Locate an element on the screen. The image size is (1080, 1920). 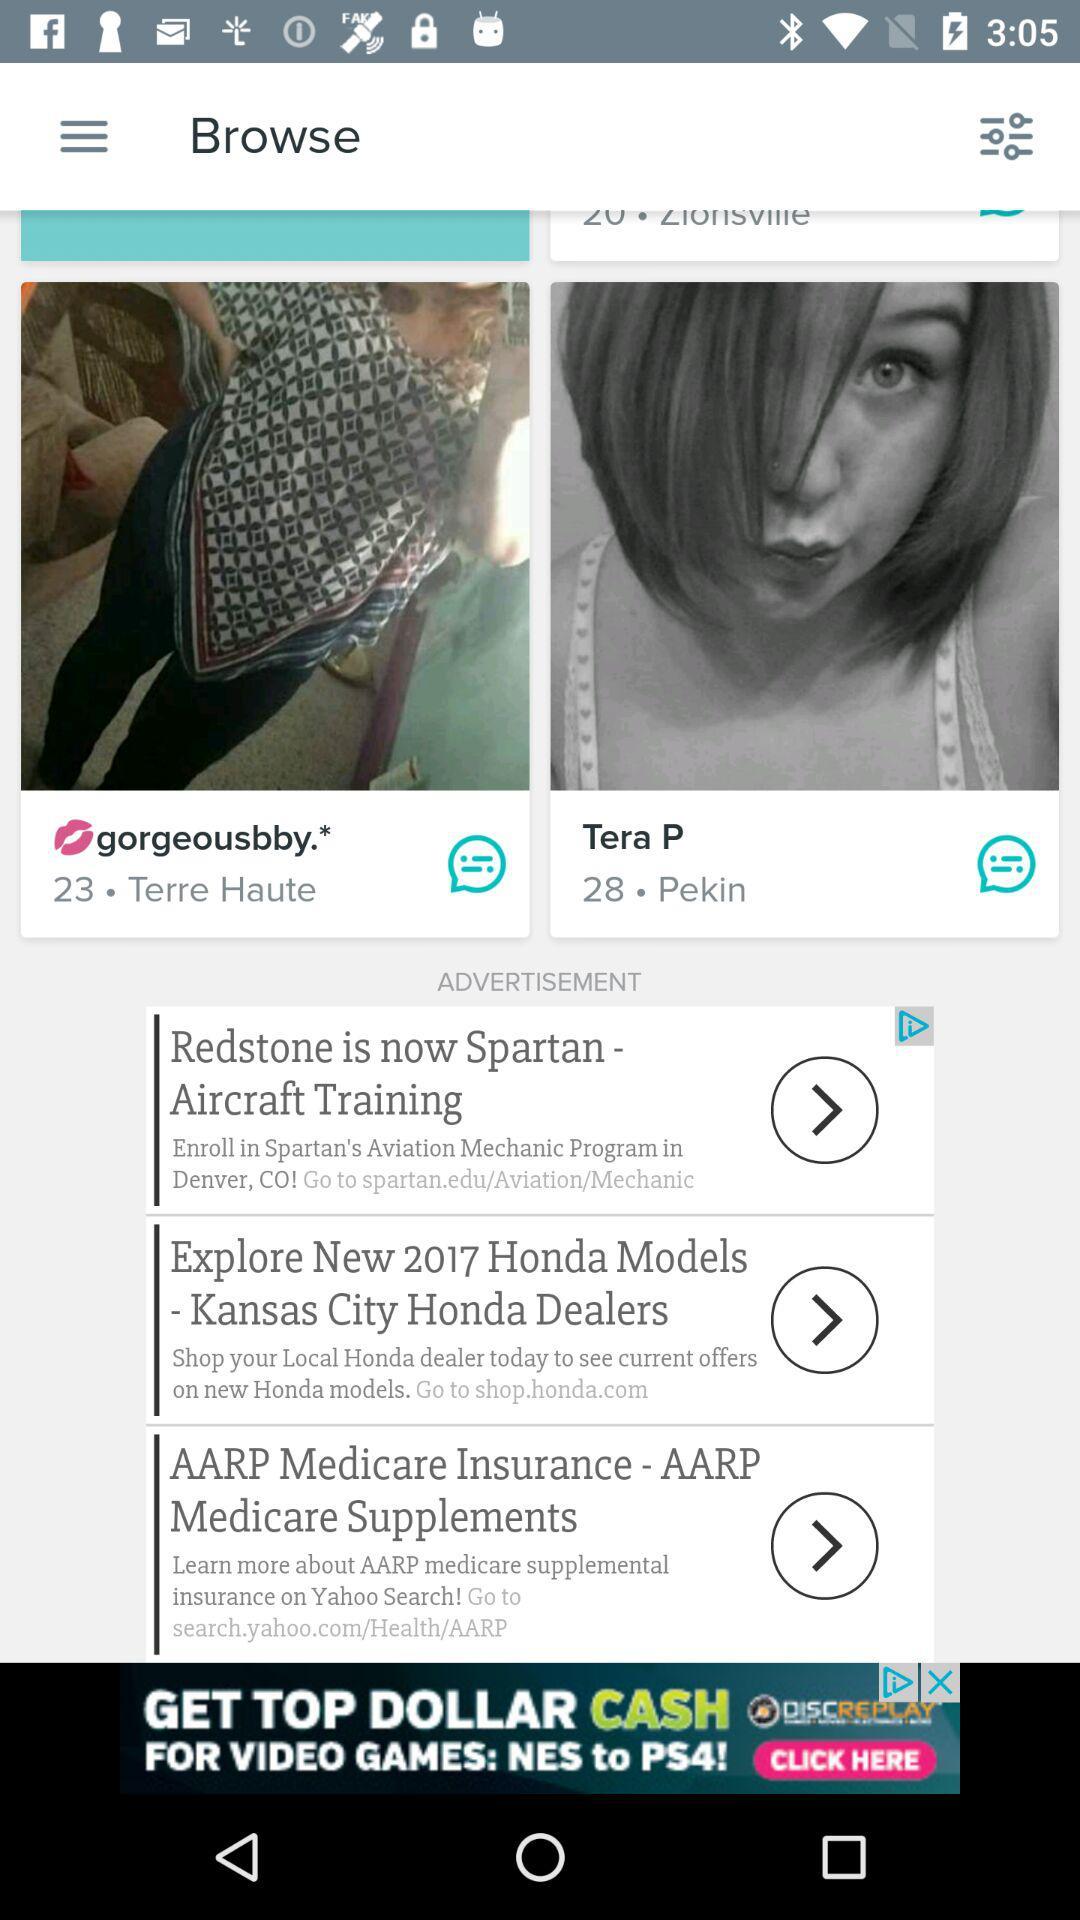
the advertisement is located at coordinates (540, 1727).